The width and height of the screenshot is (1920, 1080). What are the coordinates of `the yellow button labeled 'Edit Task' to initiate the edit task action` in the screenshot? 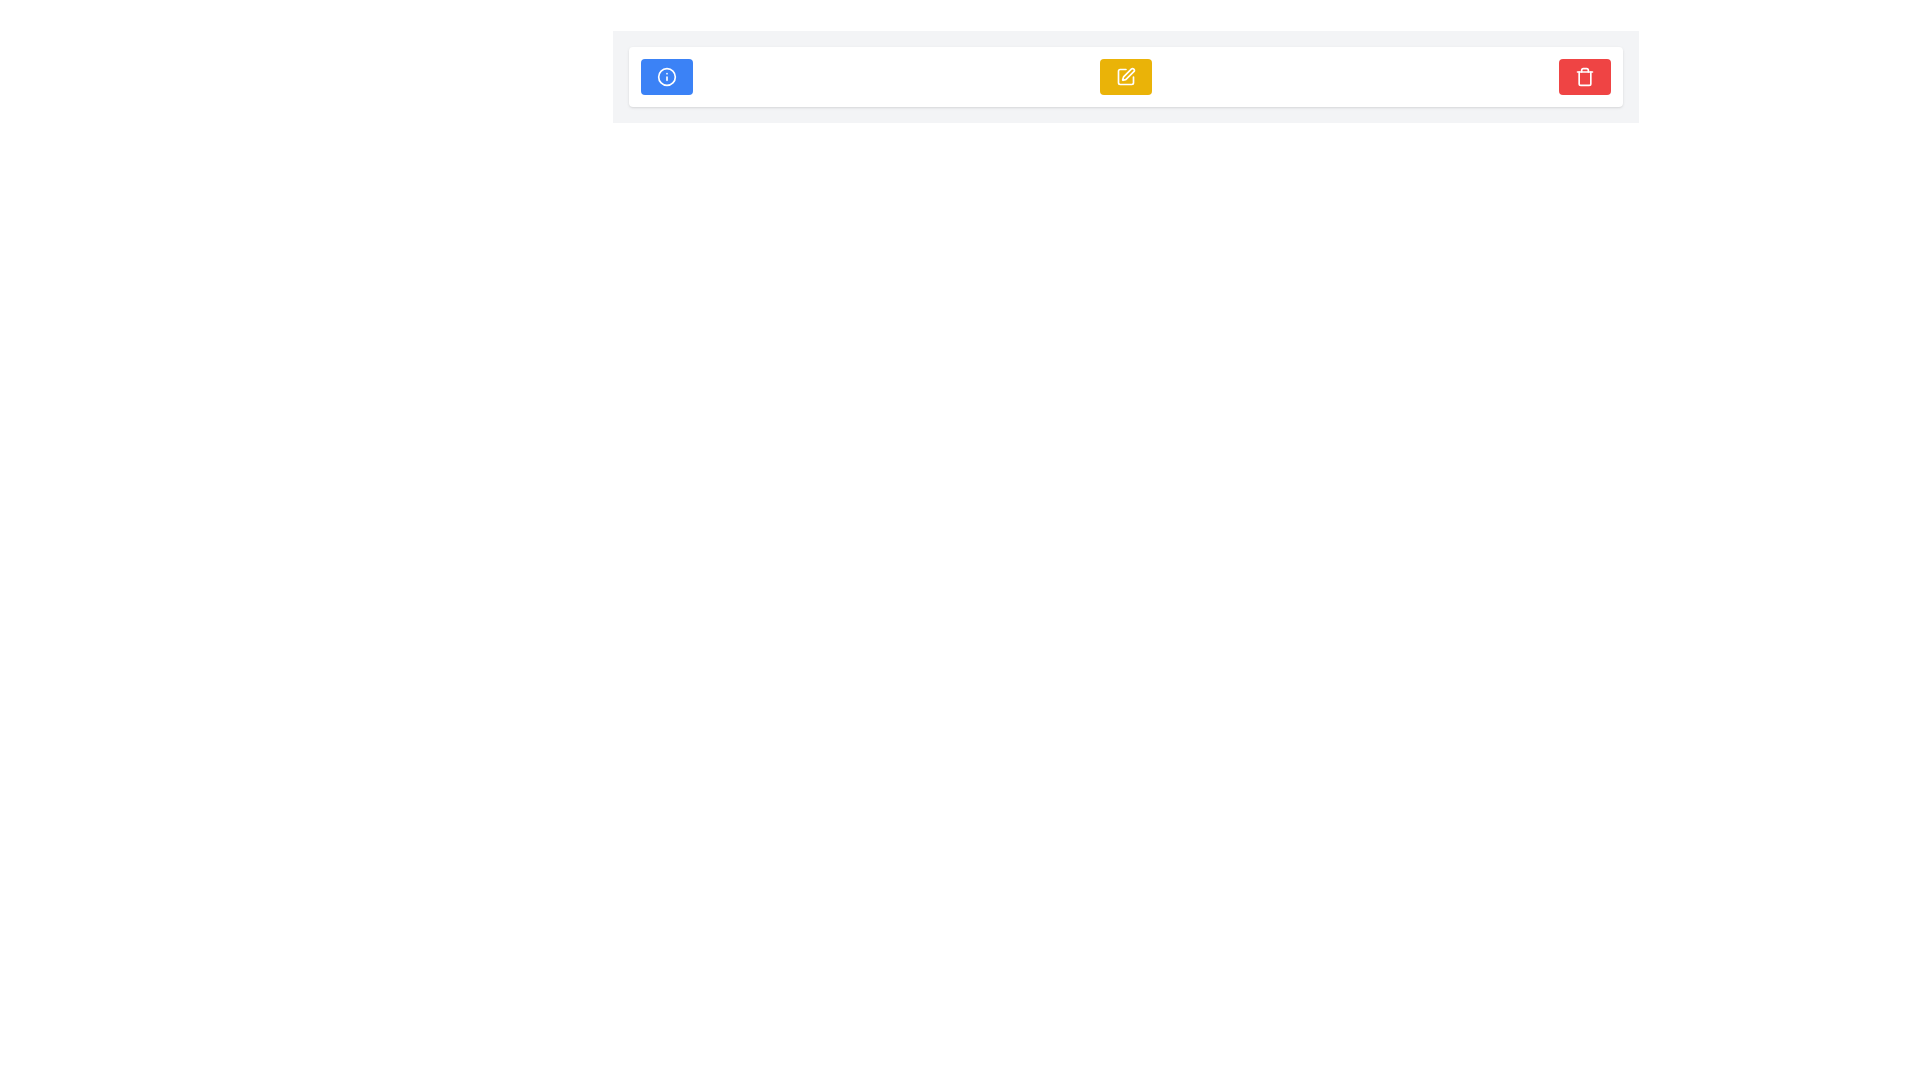 It's located at (1126, 76).